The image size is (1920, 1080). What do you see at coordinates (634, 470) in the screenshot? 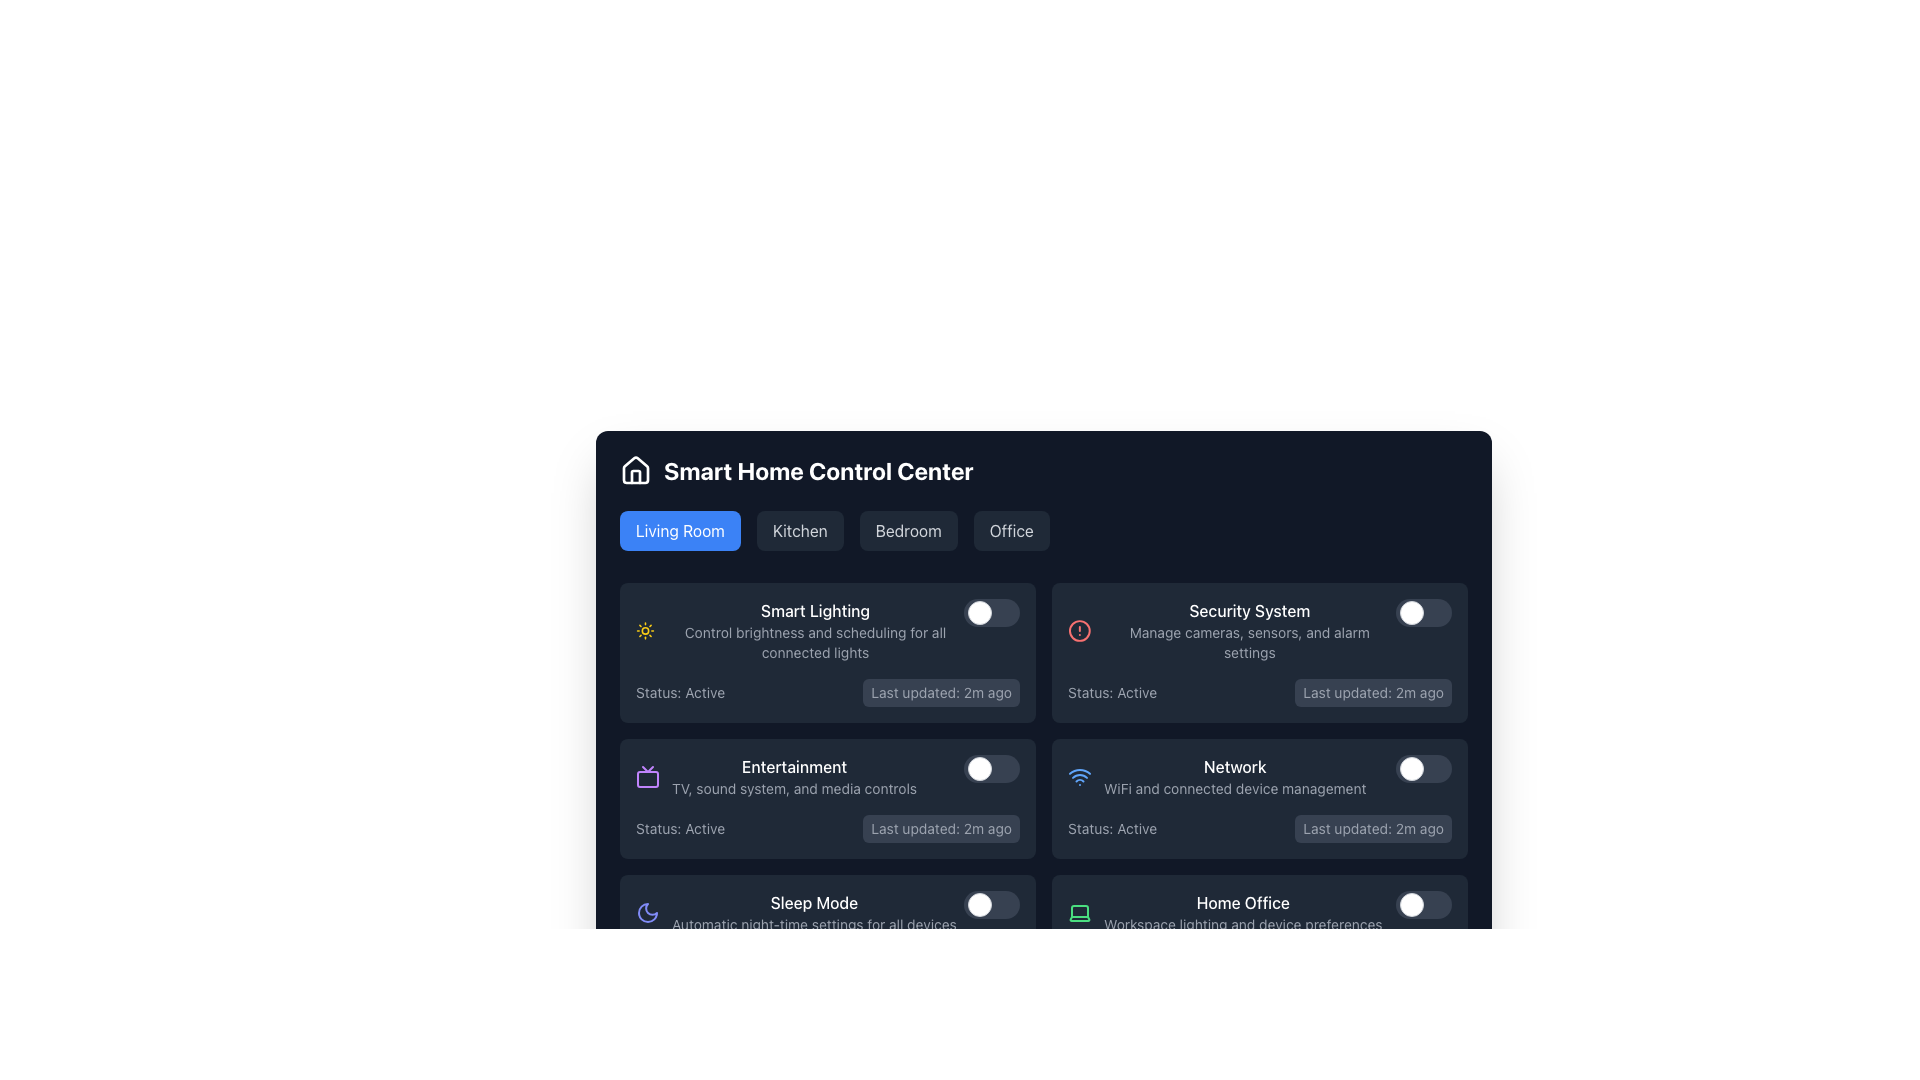
I see `the home icon representing the Smart Home Control Center, located to the left of the title text in the header section` at bounding box center [634, 470].